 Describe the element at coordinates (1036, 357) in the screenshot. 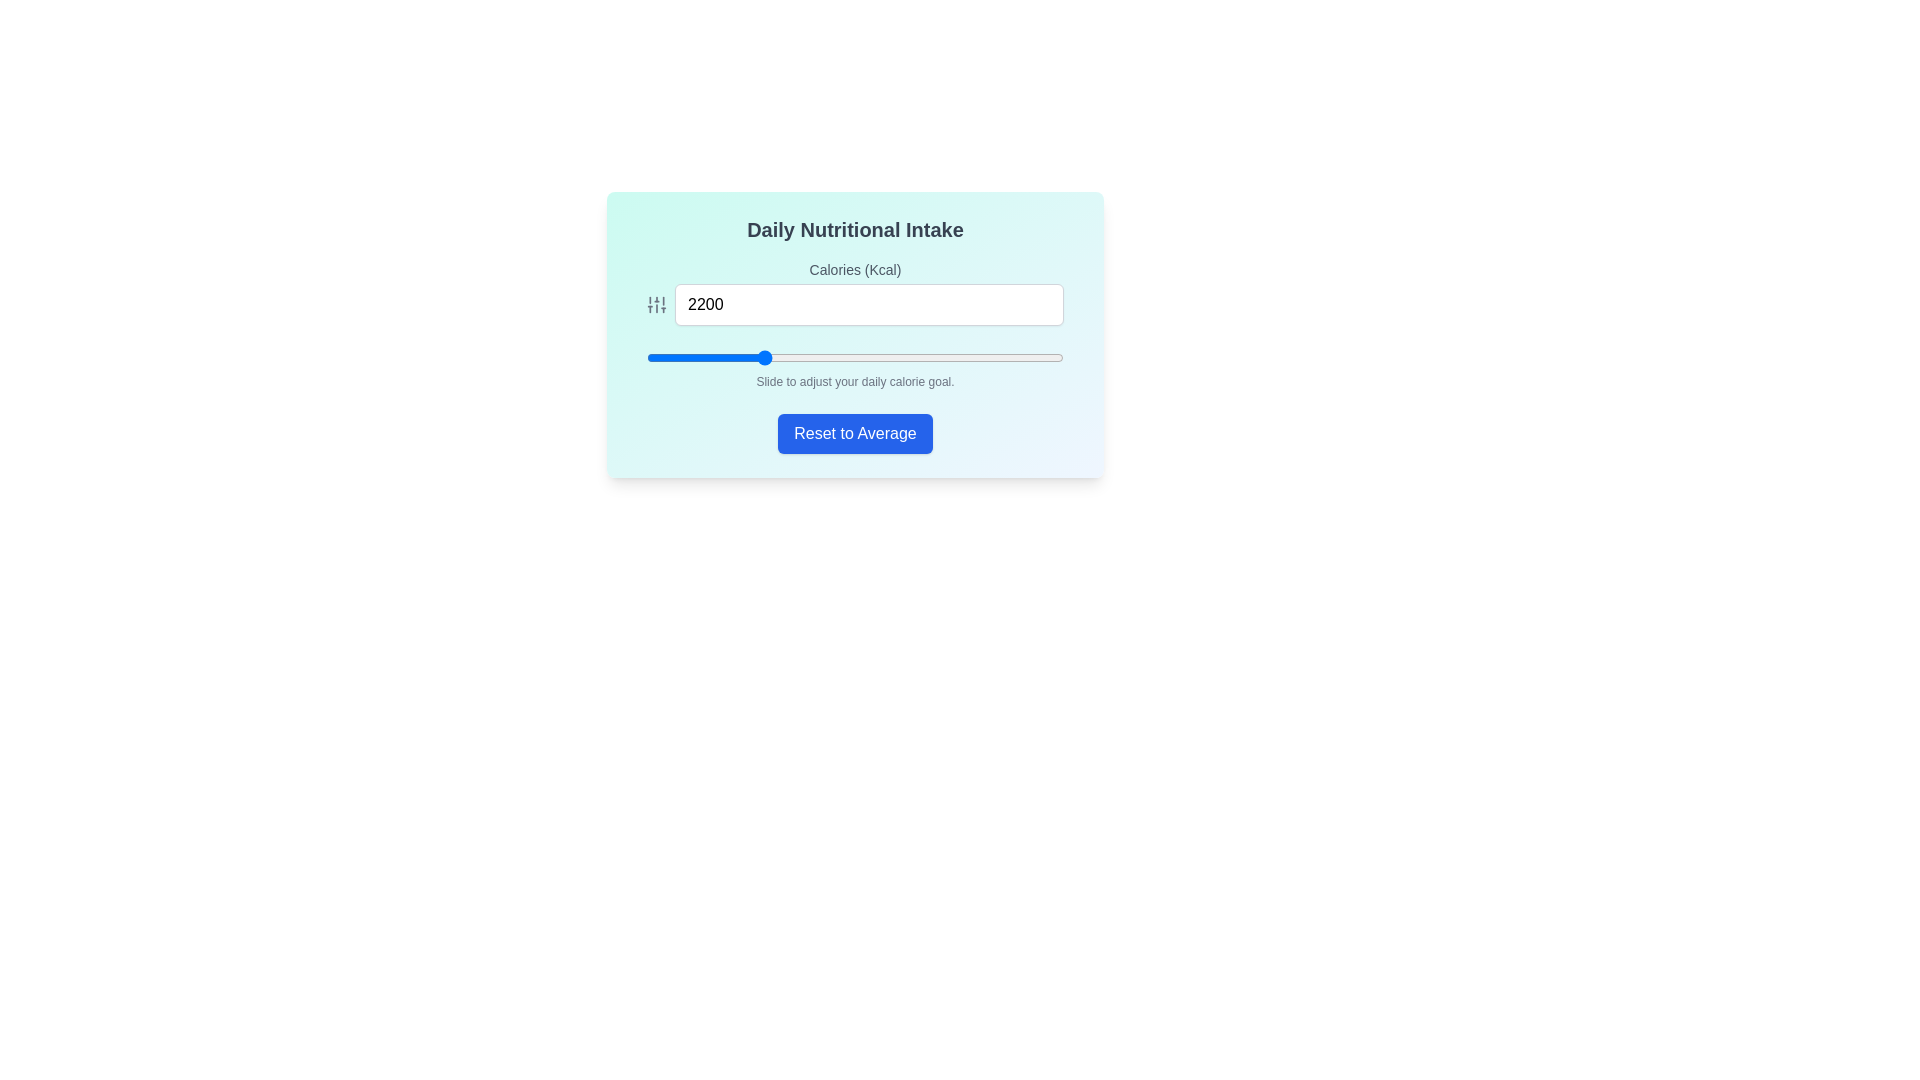

I see `daily calorie intake goal` at that location.